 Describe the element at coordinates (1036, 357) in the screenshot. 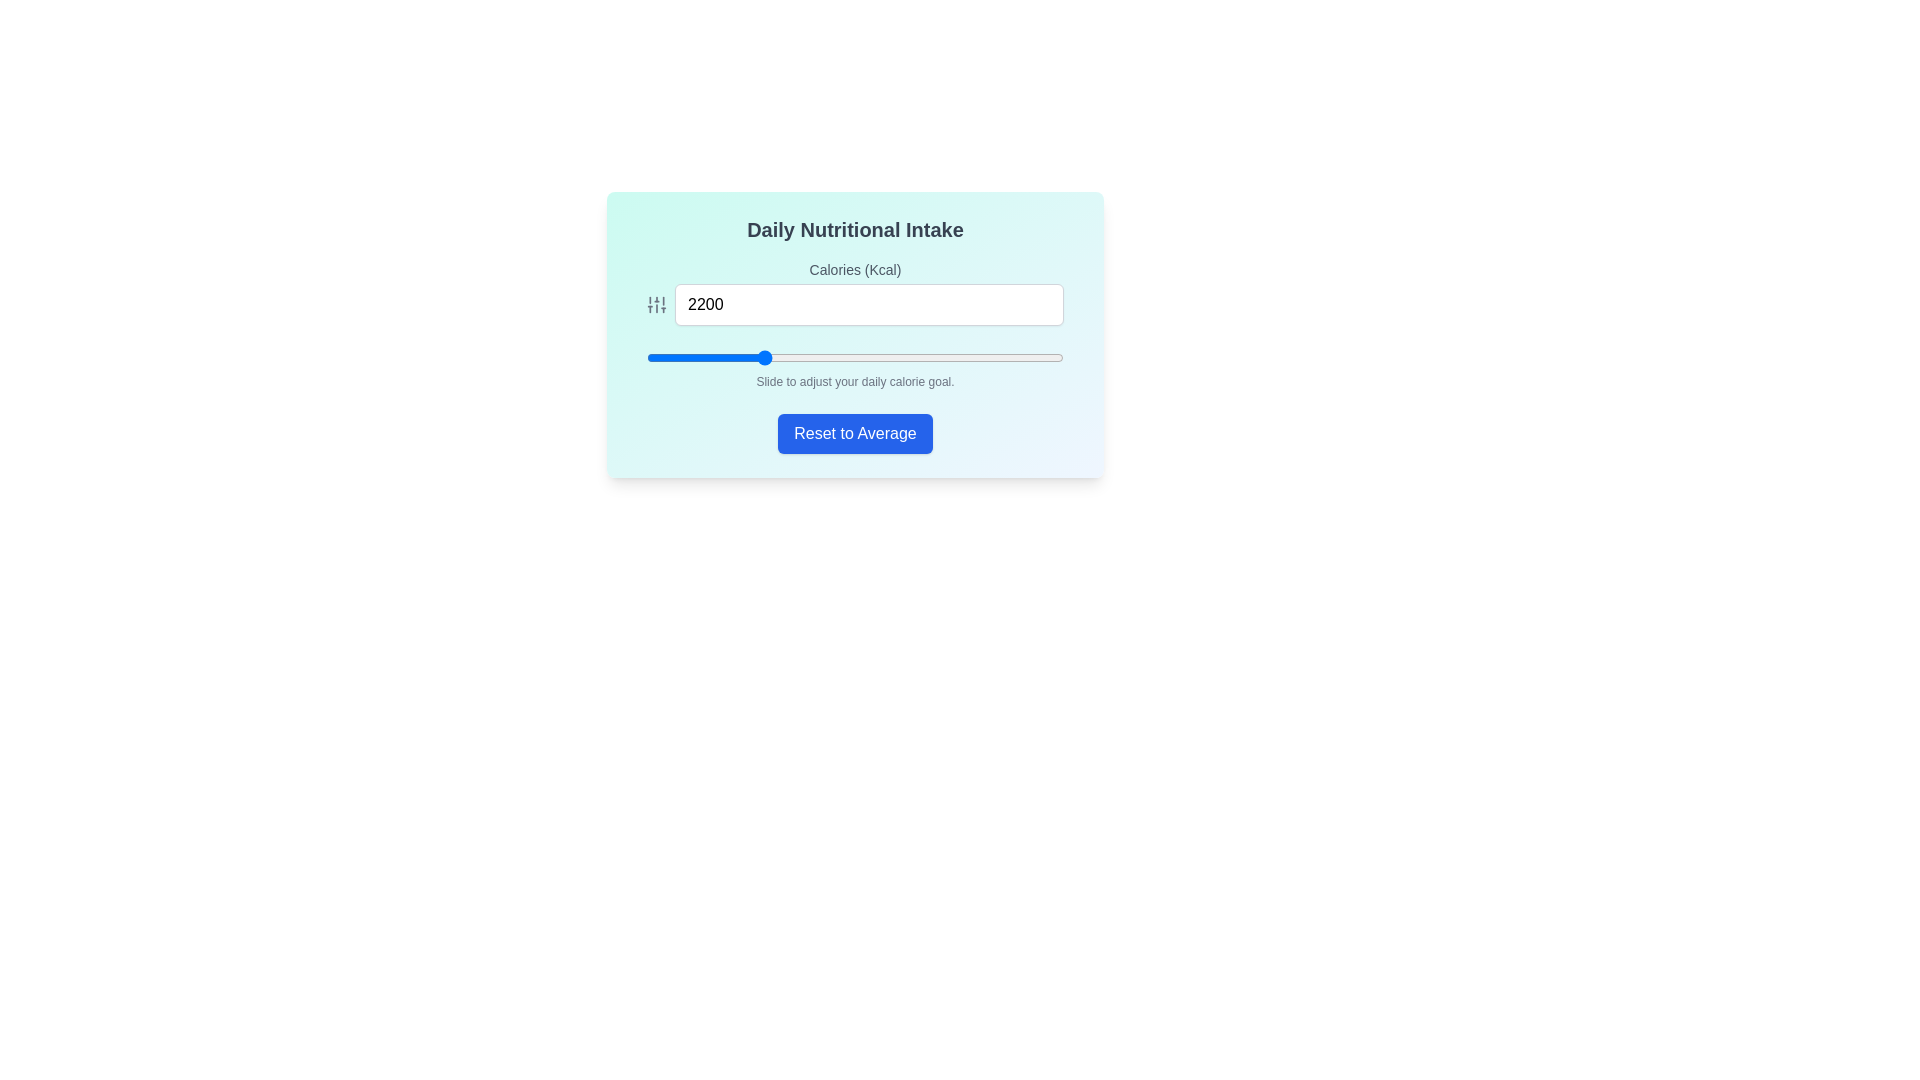

I see `daily calorie intake goal` at that location.